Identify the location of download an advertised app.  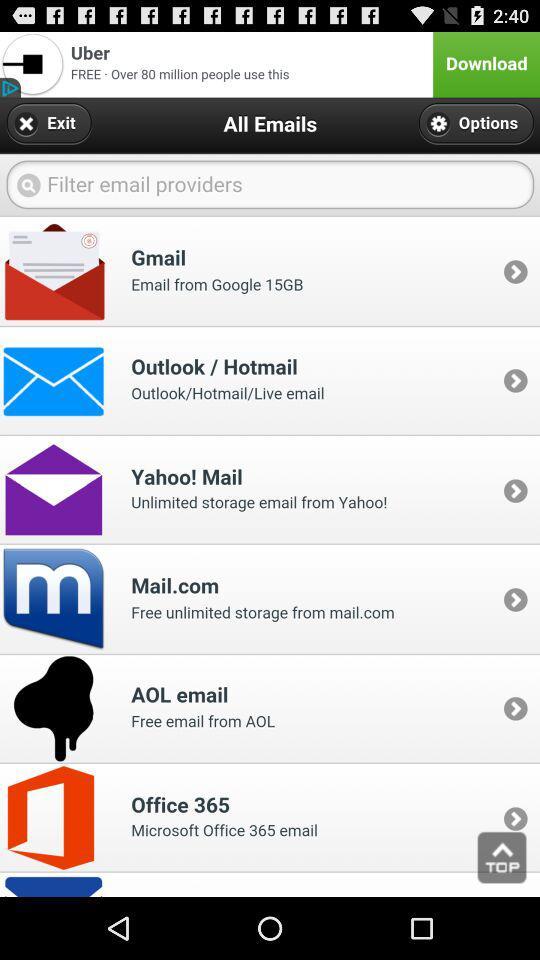
(270, 64).